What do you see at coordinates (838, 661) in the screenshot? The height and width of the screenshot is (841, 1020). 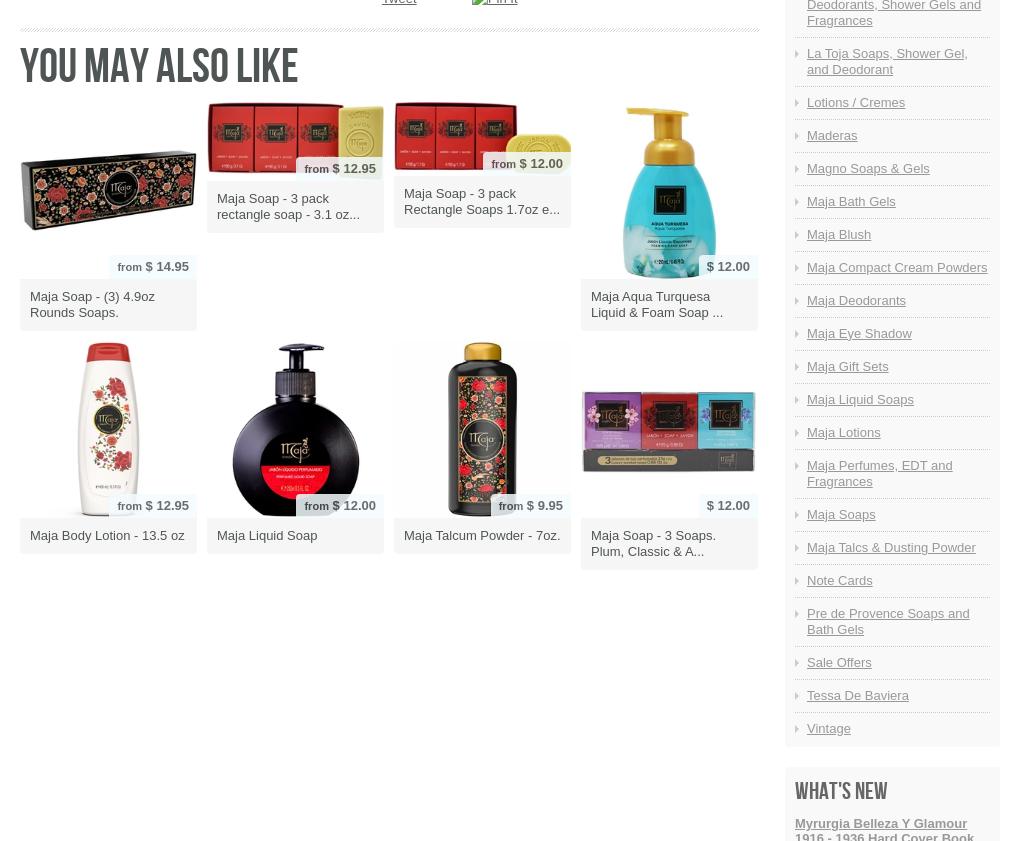 I see `'Sale Offers'` at bounding box center [838, 661].